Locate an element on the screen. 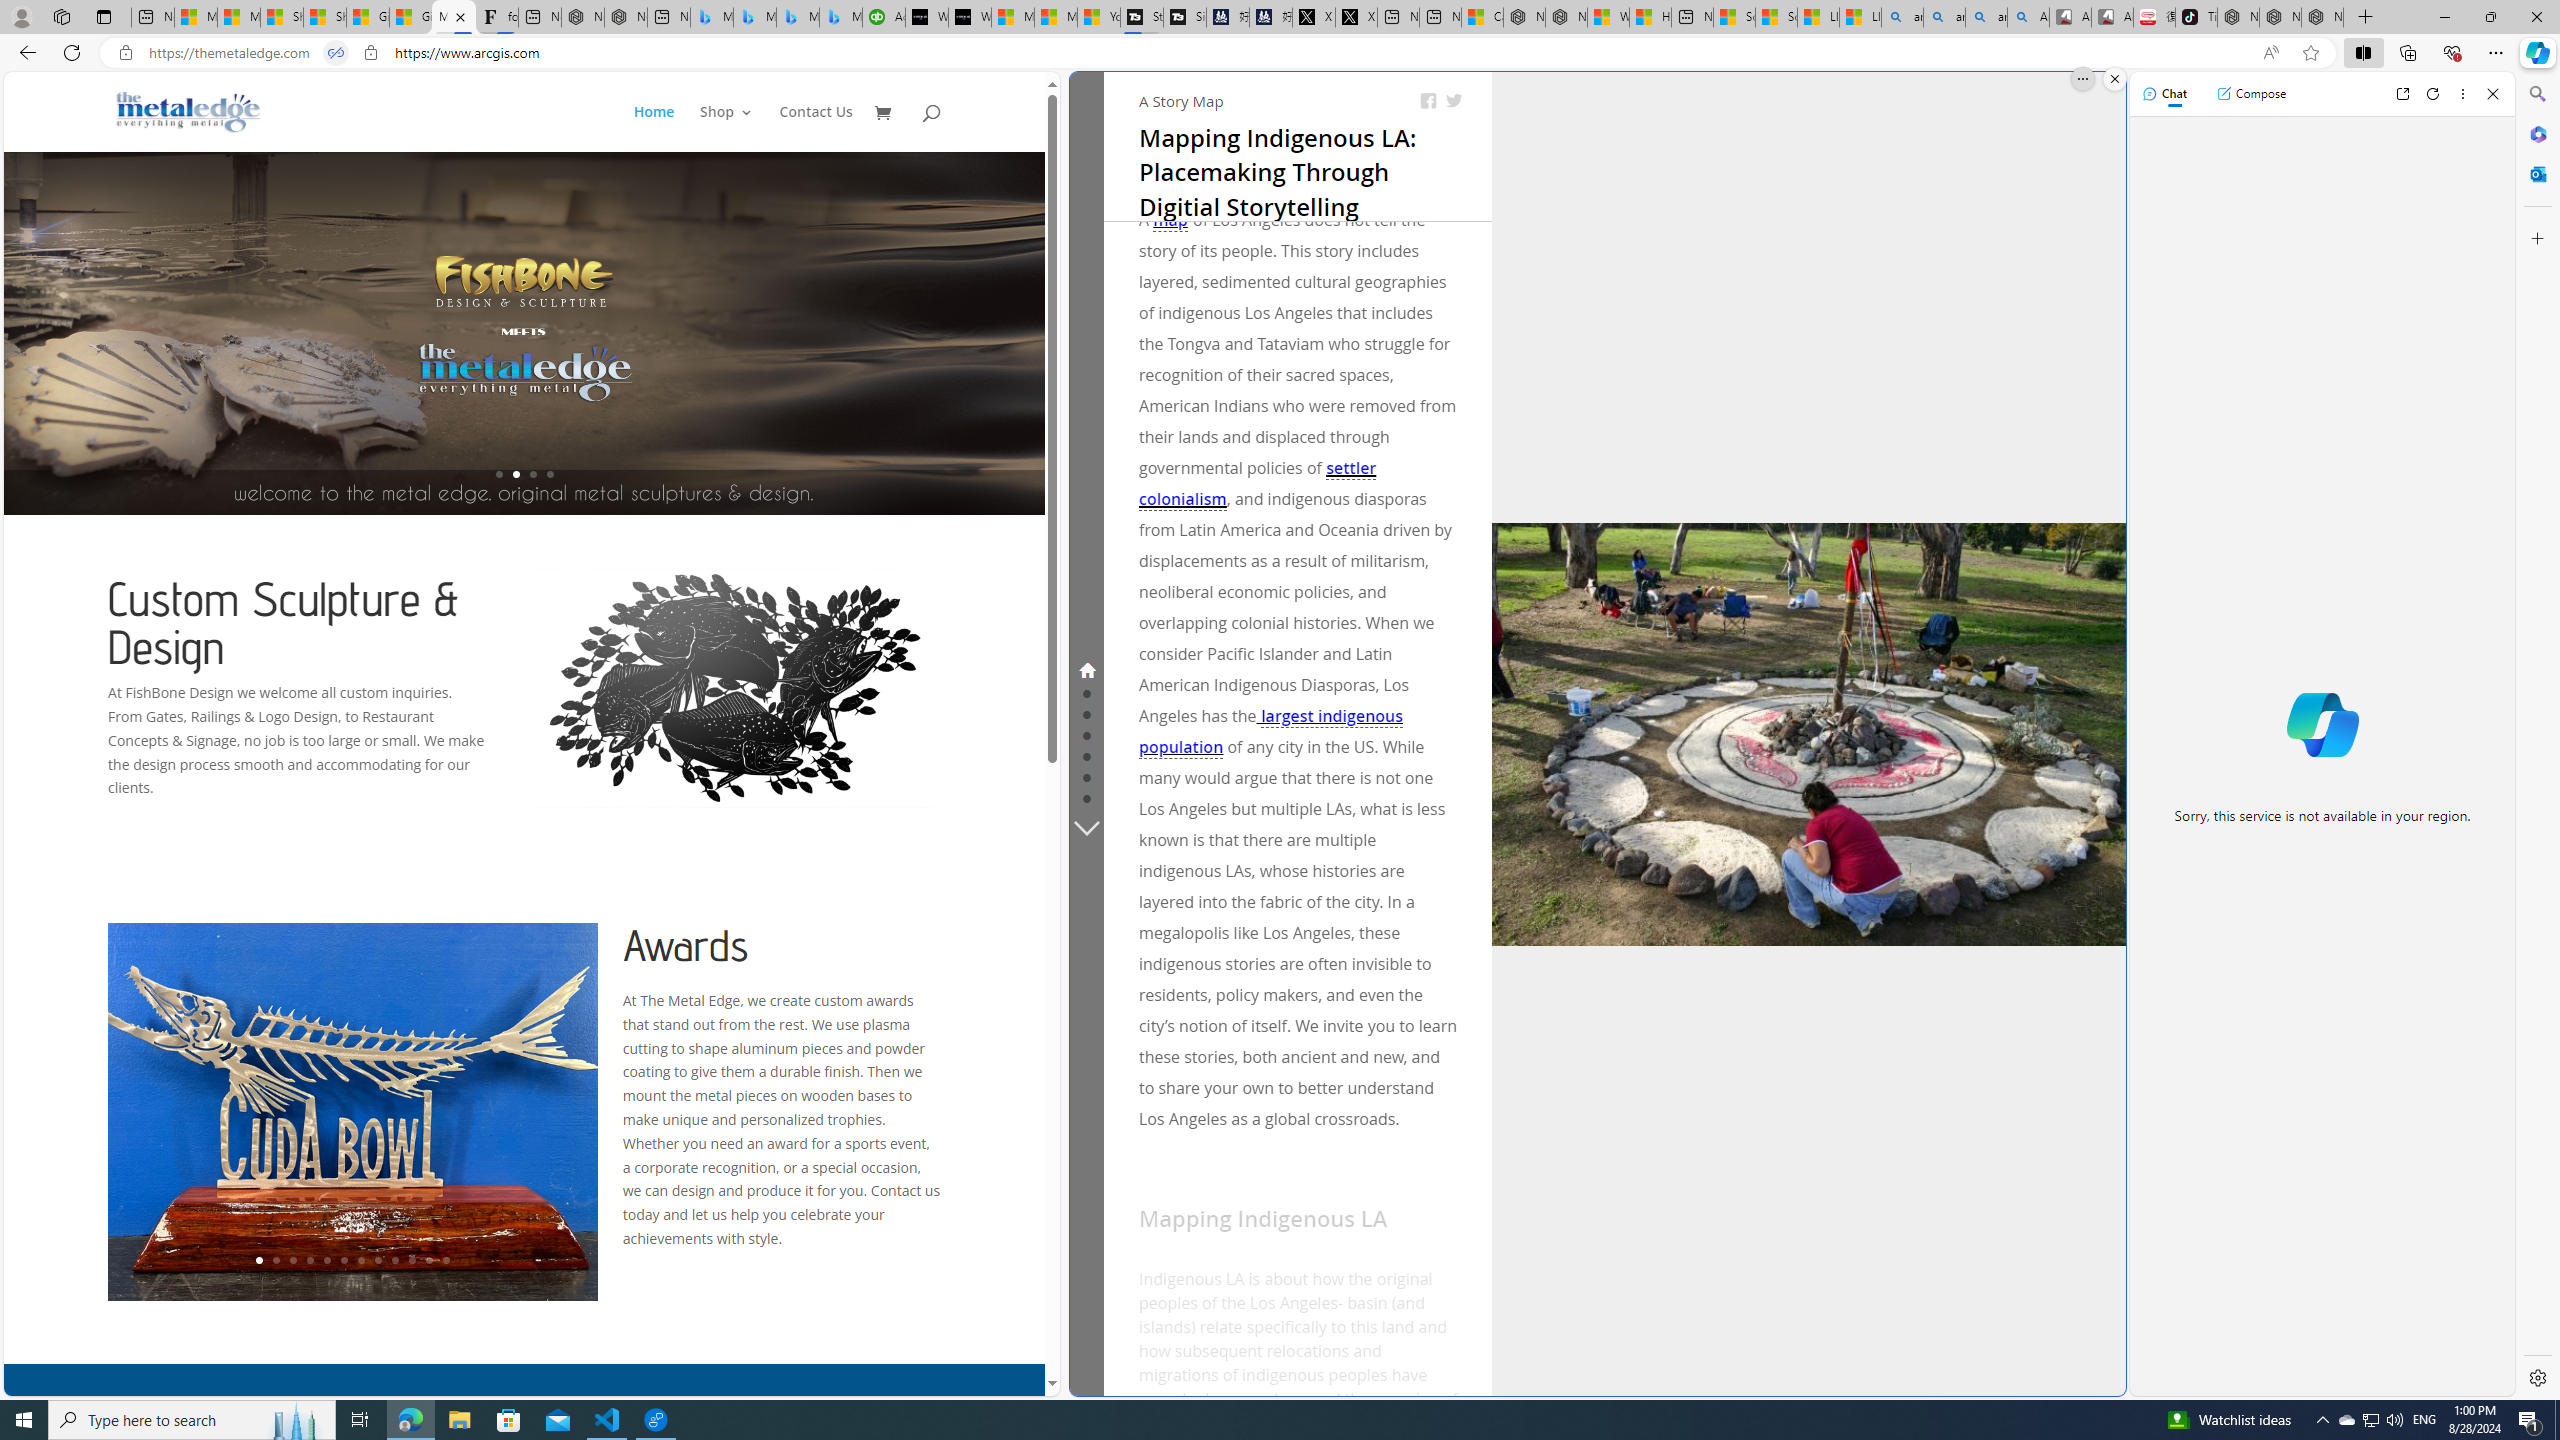  'Go to section 5: American Indians in Los Angeles ' is located at coordinates (1085, 754).